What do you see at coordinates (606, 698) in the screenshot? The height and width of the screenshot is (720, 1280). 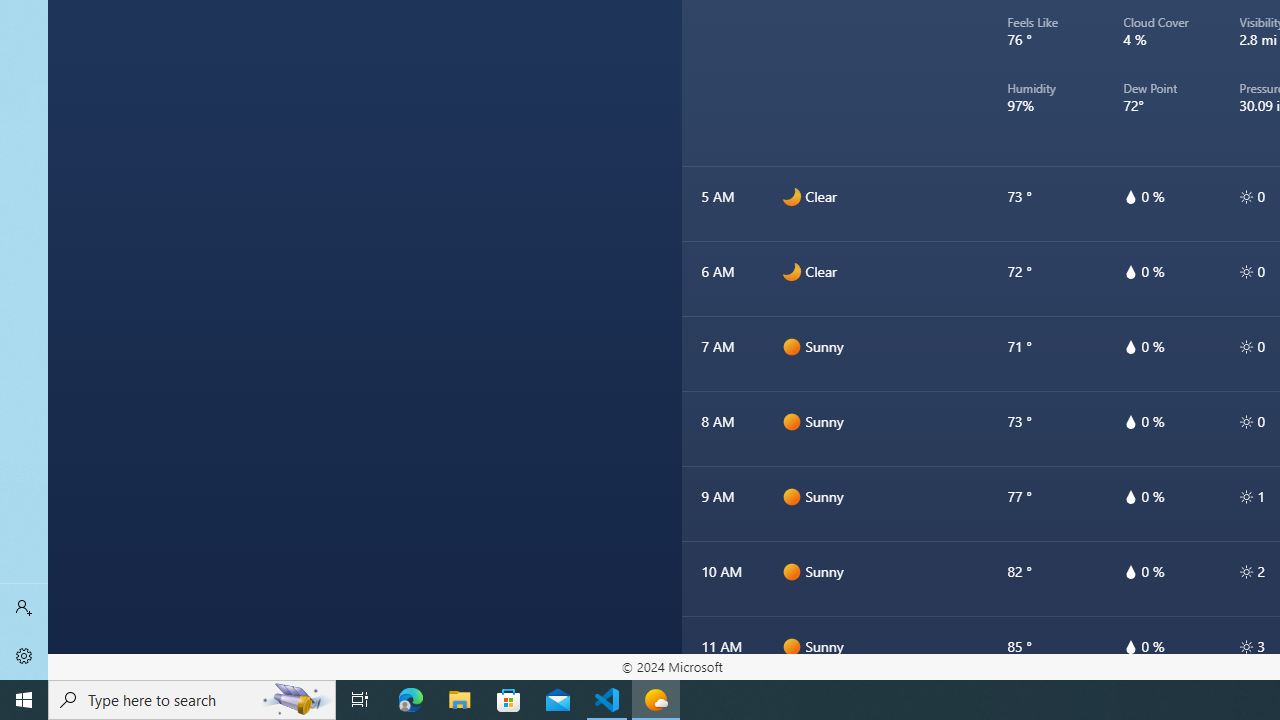 I see `'Visual Studio Code - 1 running window'` at bounding box center [606, 698].